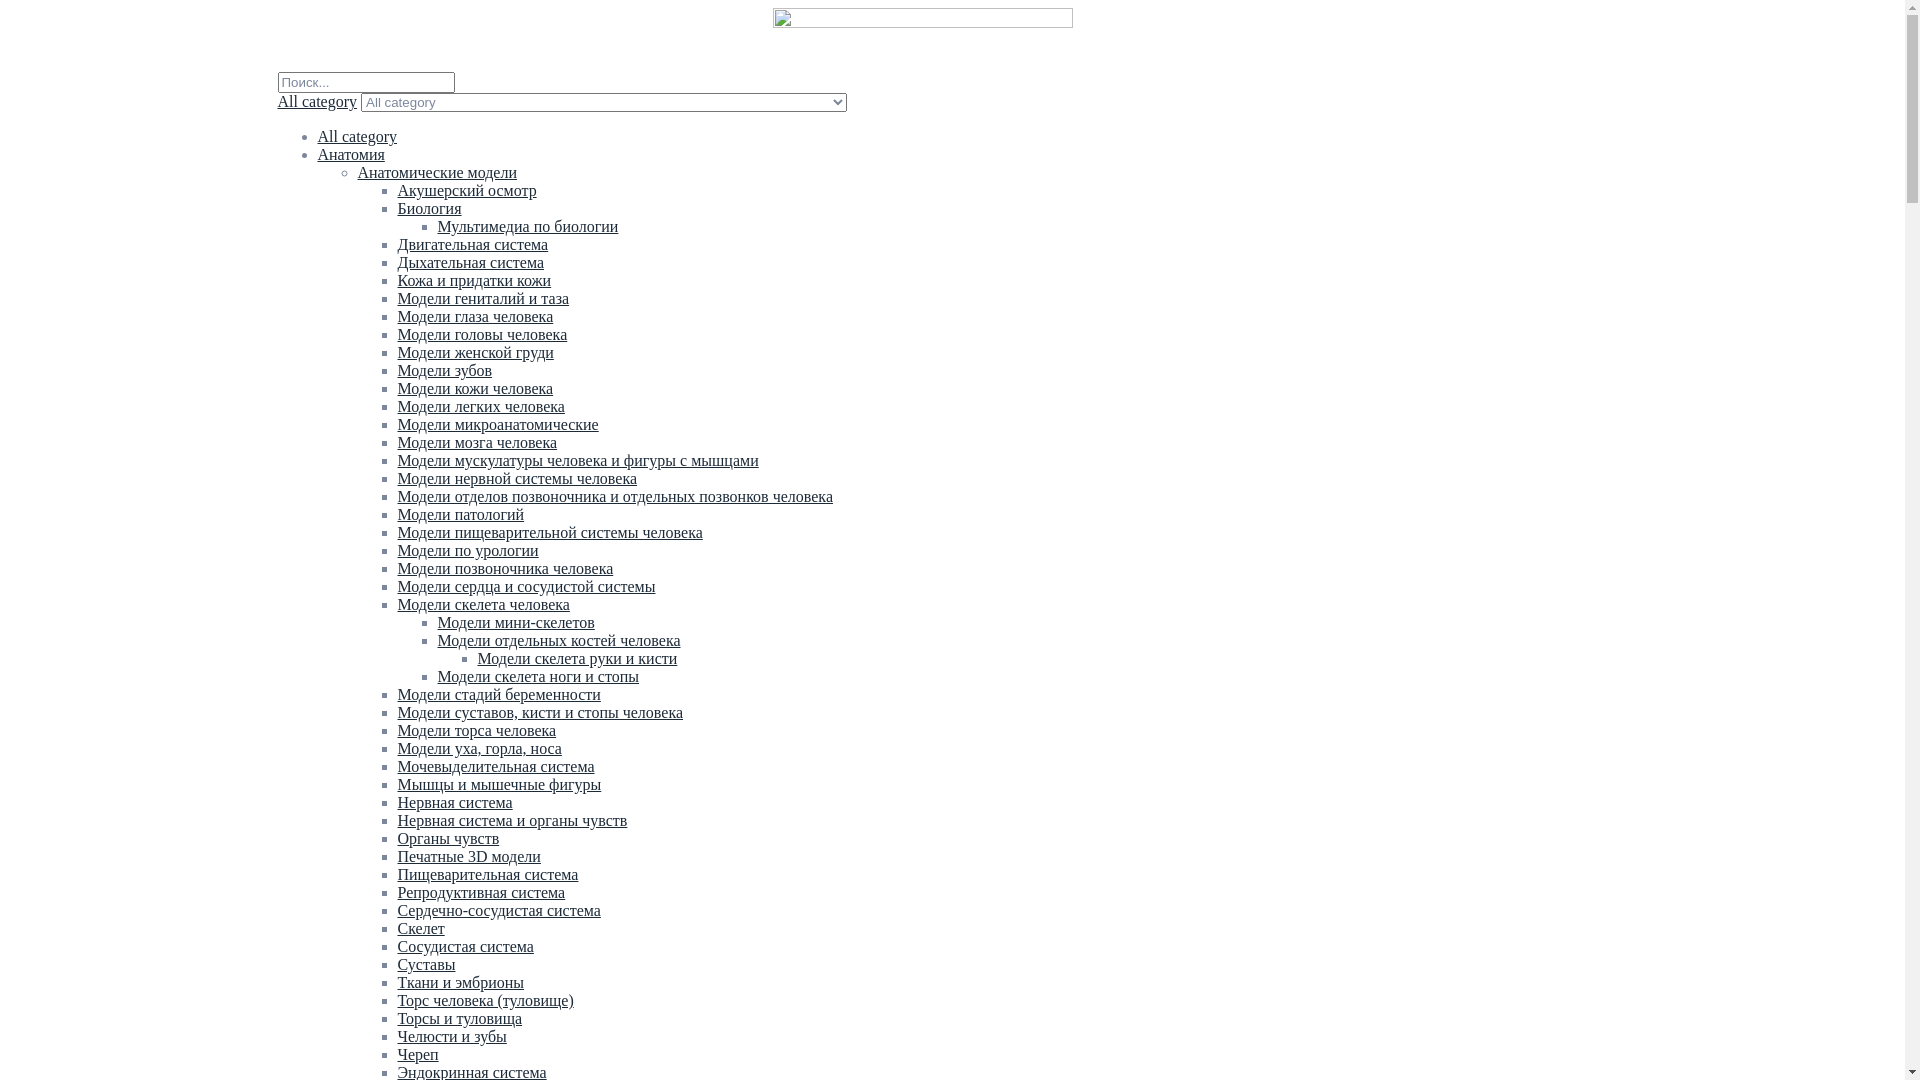  What do you see at coordinates (366, 81) in the screenshot?
I see `'Search'` at bounding box center [366, 81].